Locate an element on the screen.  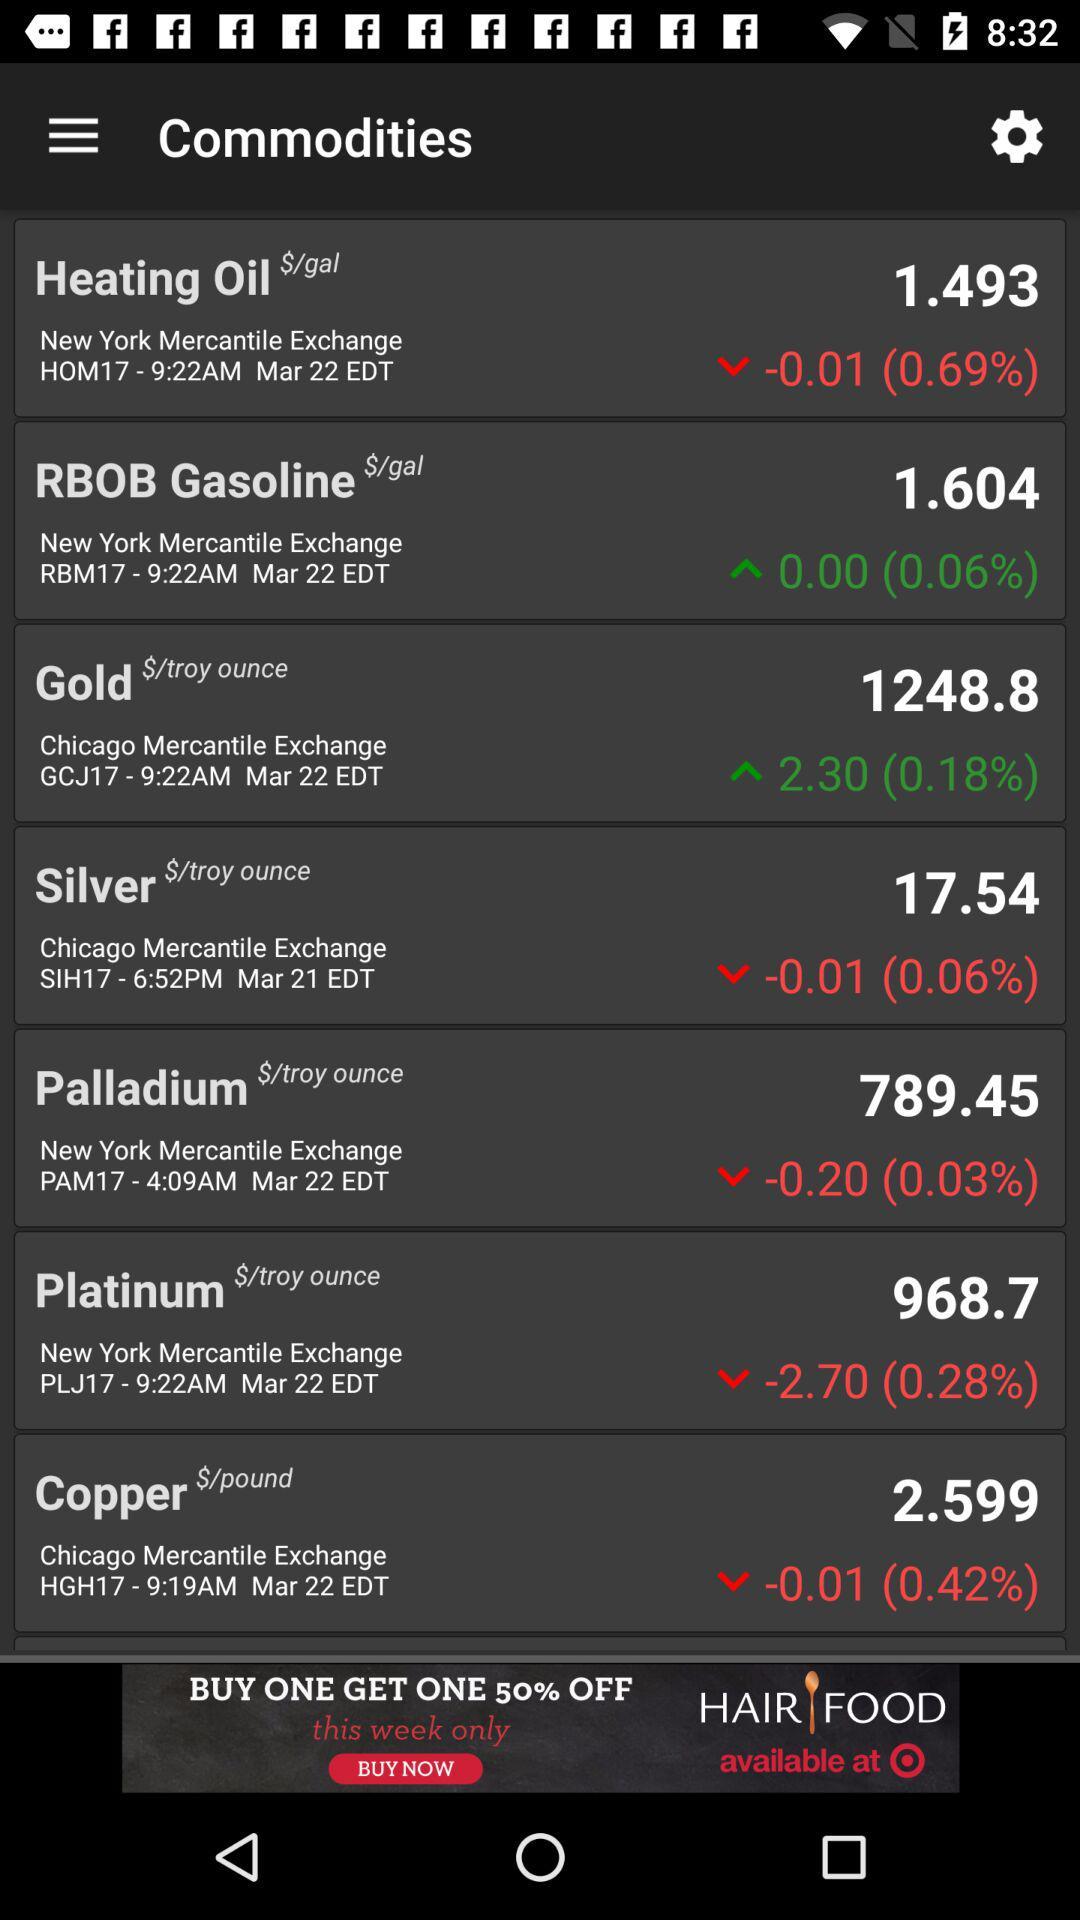
advertise banner is located at coordinates (540, 1727).